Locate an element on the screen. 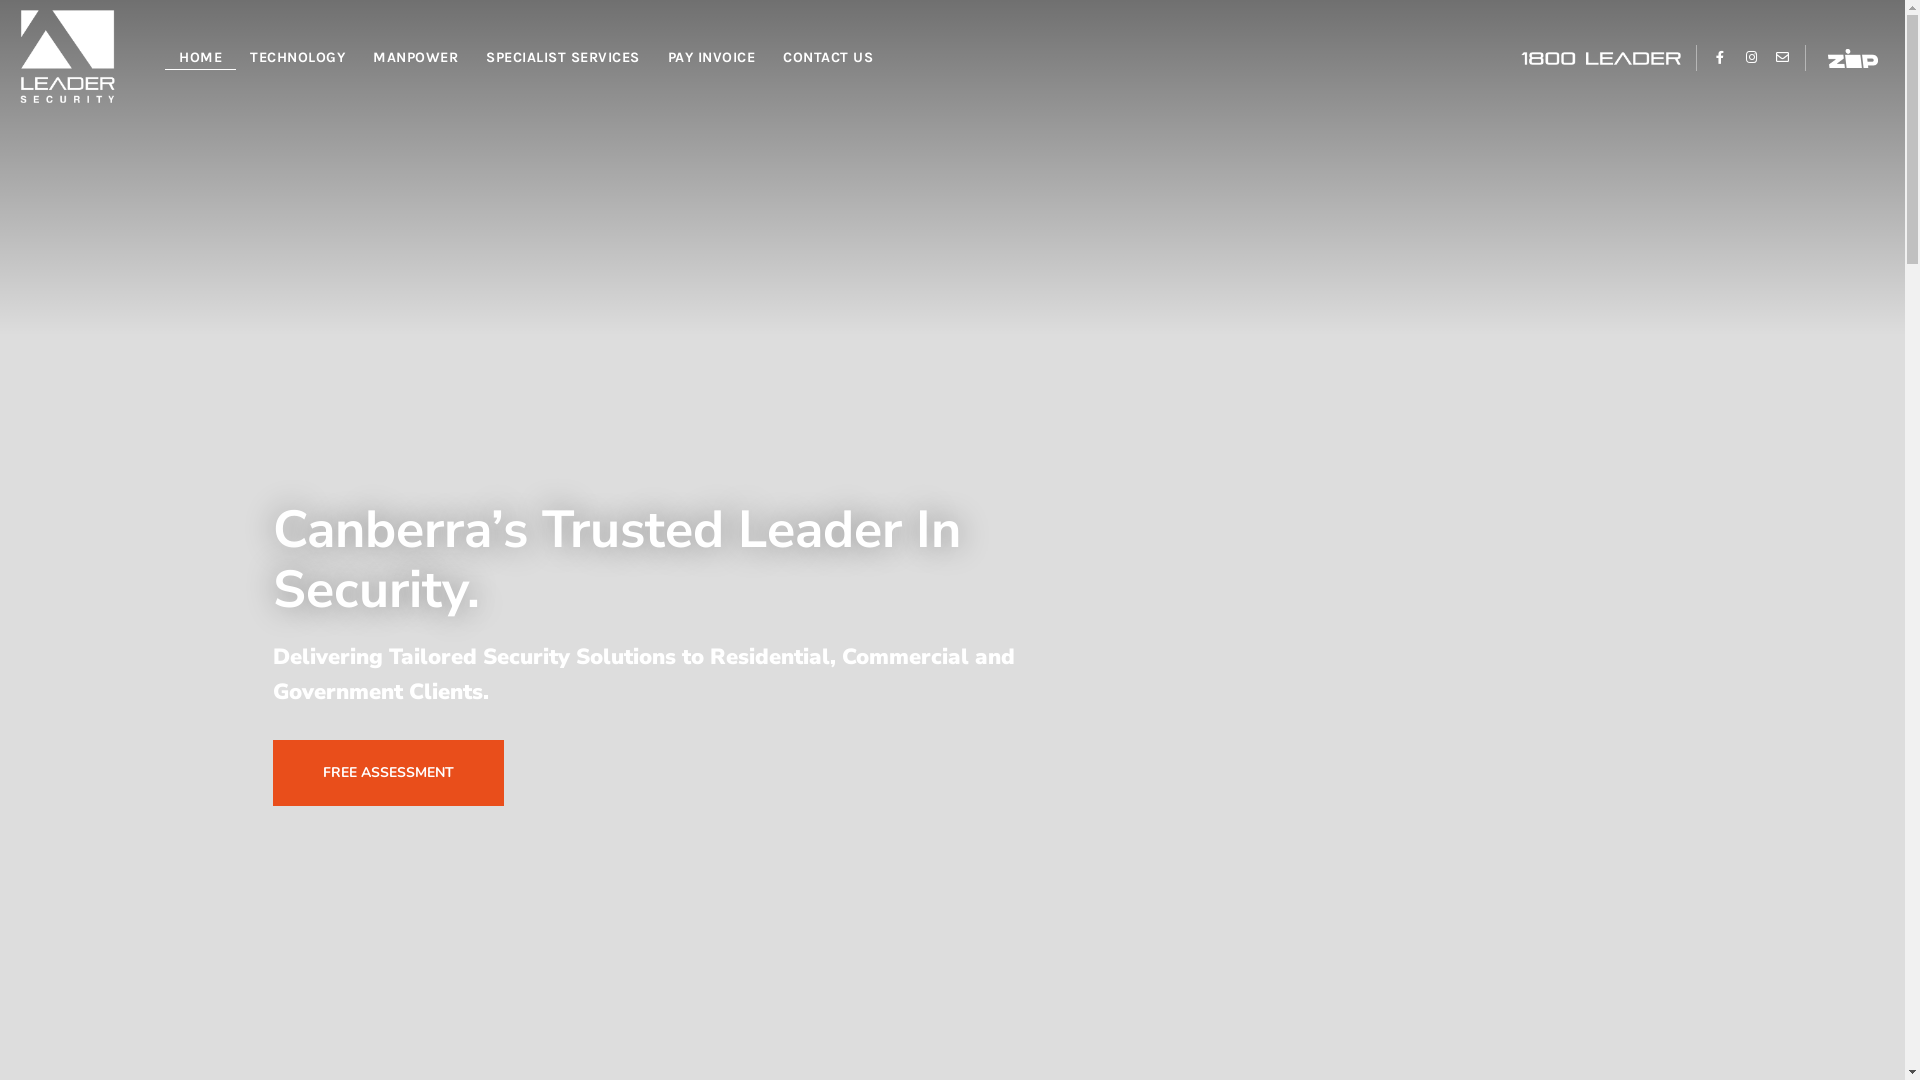  'CONTACT US' is located at coordinates (828, 56).